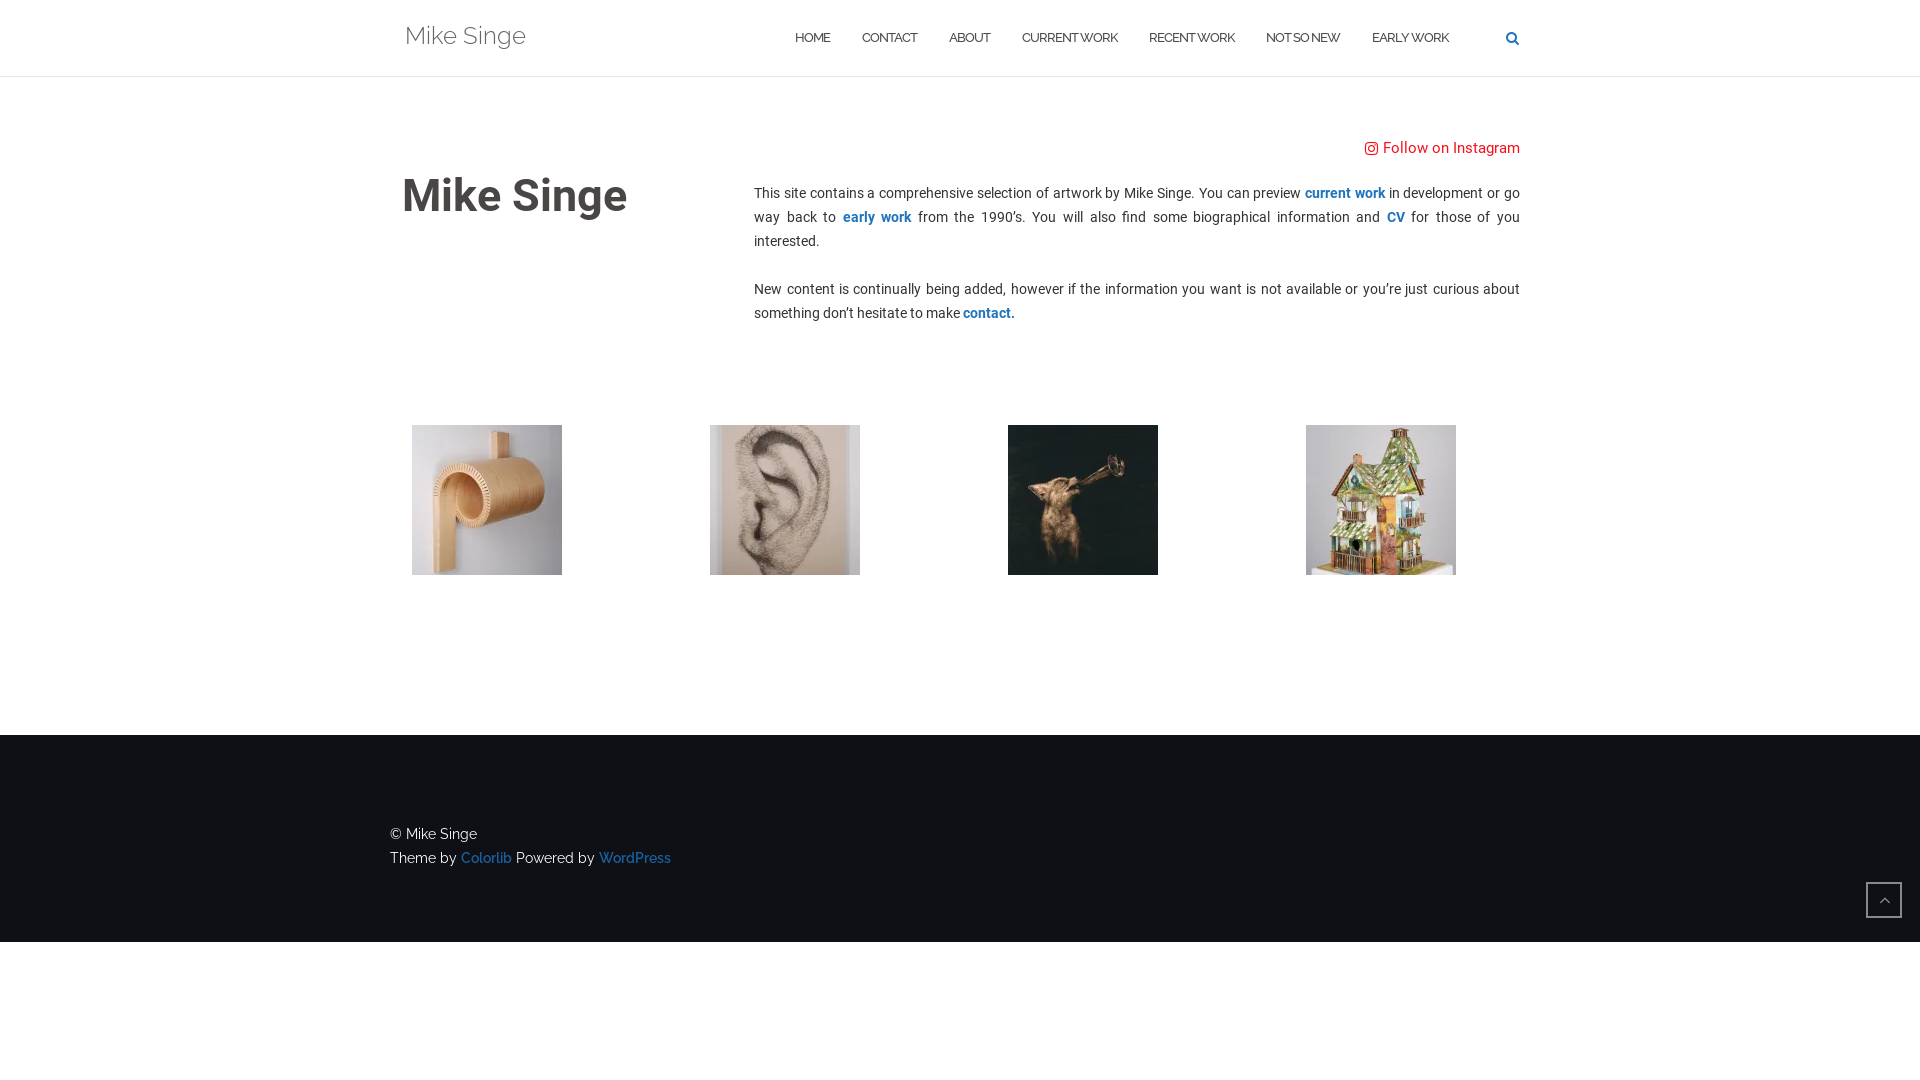 This screenshot has height=1080, width=1920. What do you see at coordinates (1022, 37) in the screenshot?
I see `'CURRENT WORK'` at bounding box center [1022, 37].